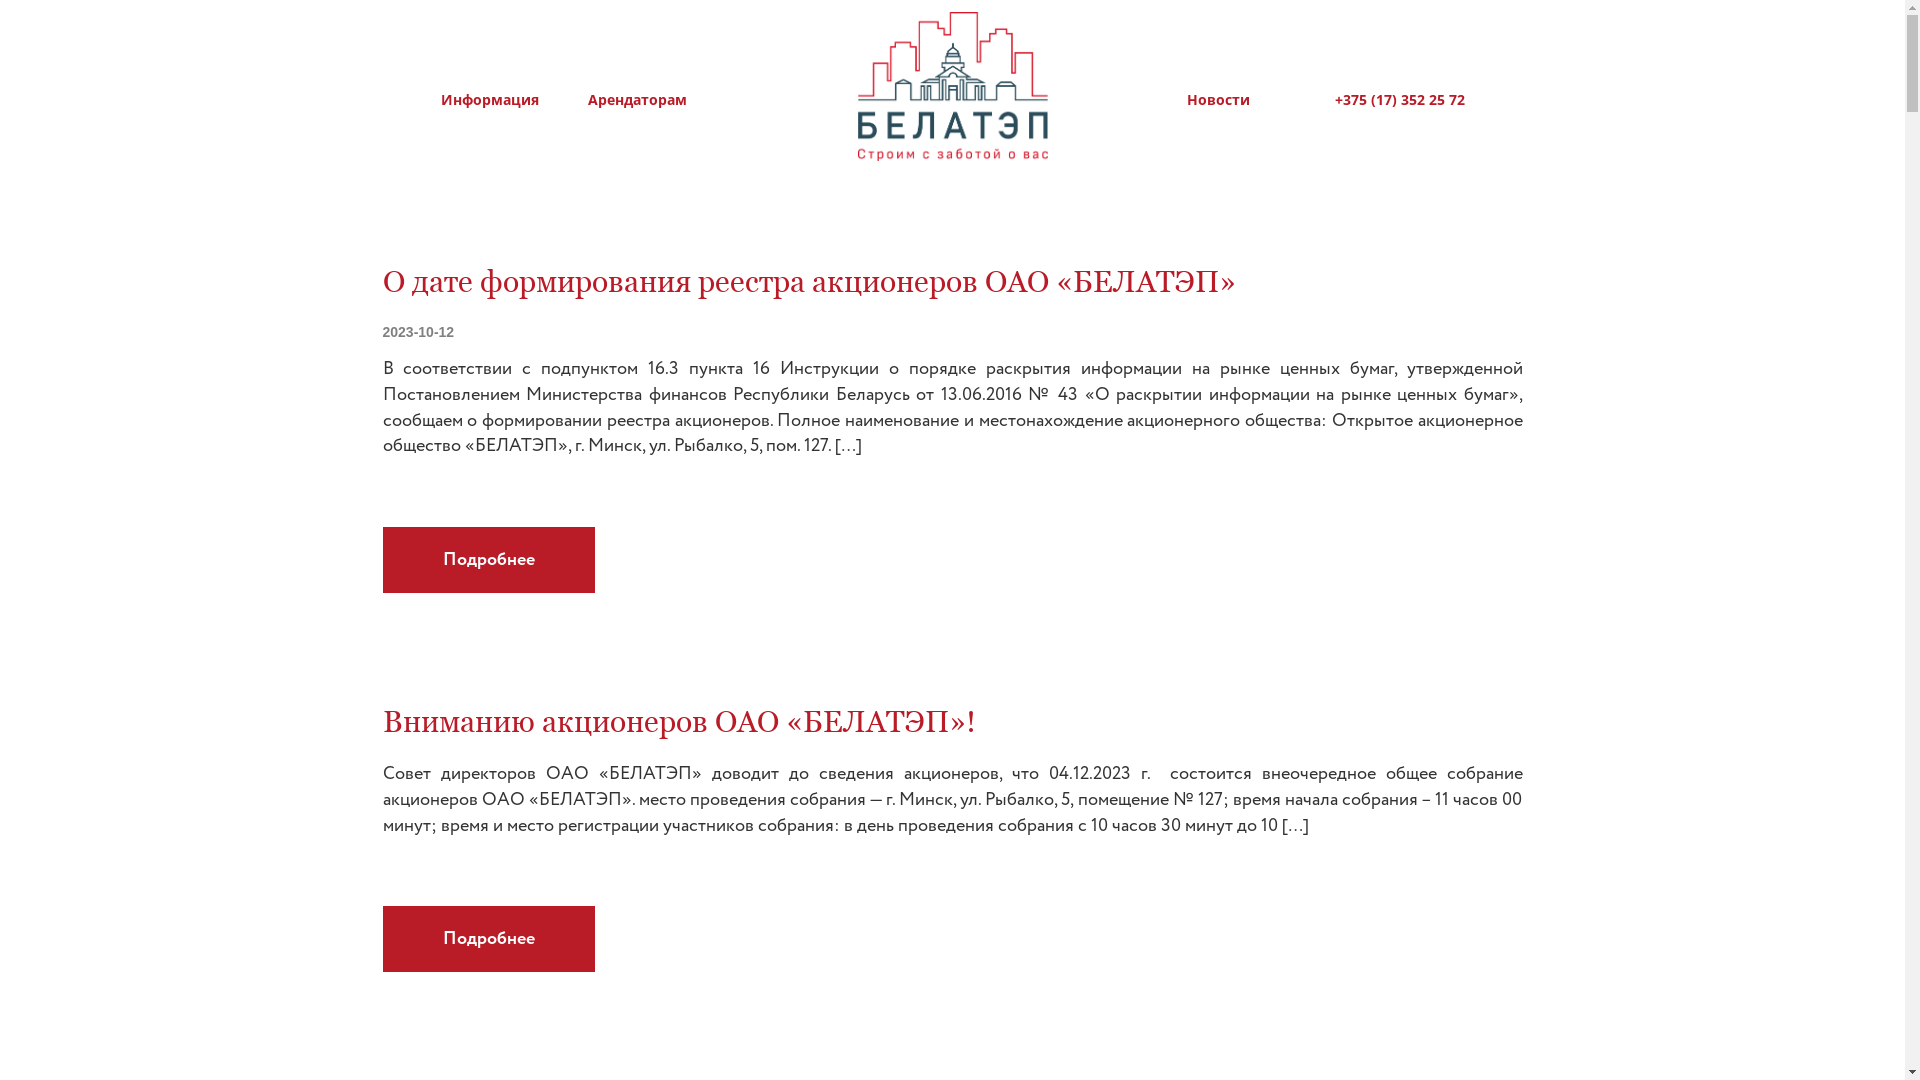 This screenshot has height=1080, width=1920. What do you see at coordinates (1381, 100) in the screenshot?
I see `'+375 (17) 352 25 72'` at bounding box center [1381, 100].